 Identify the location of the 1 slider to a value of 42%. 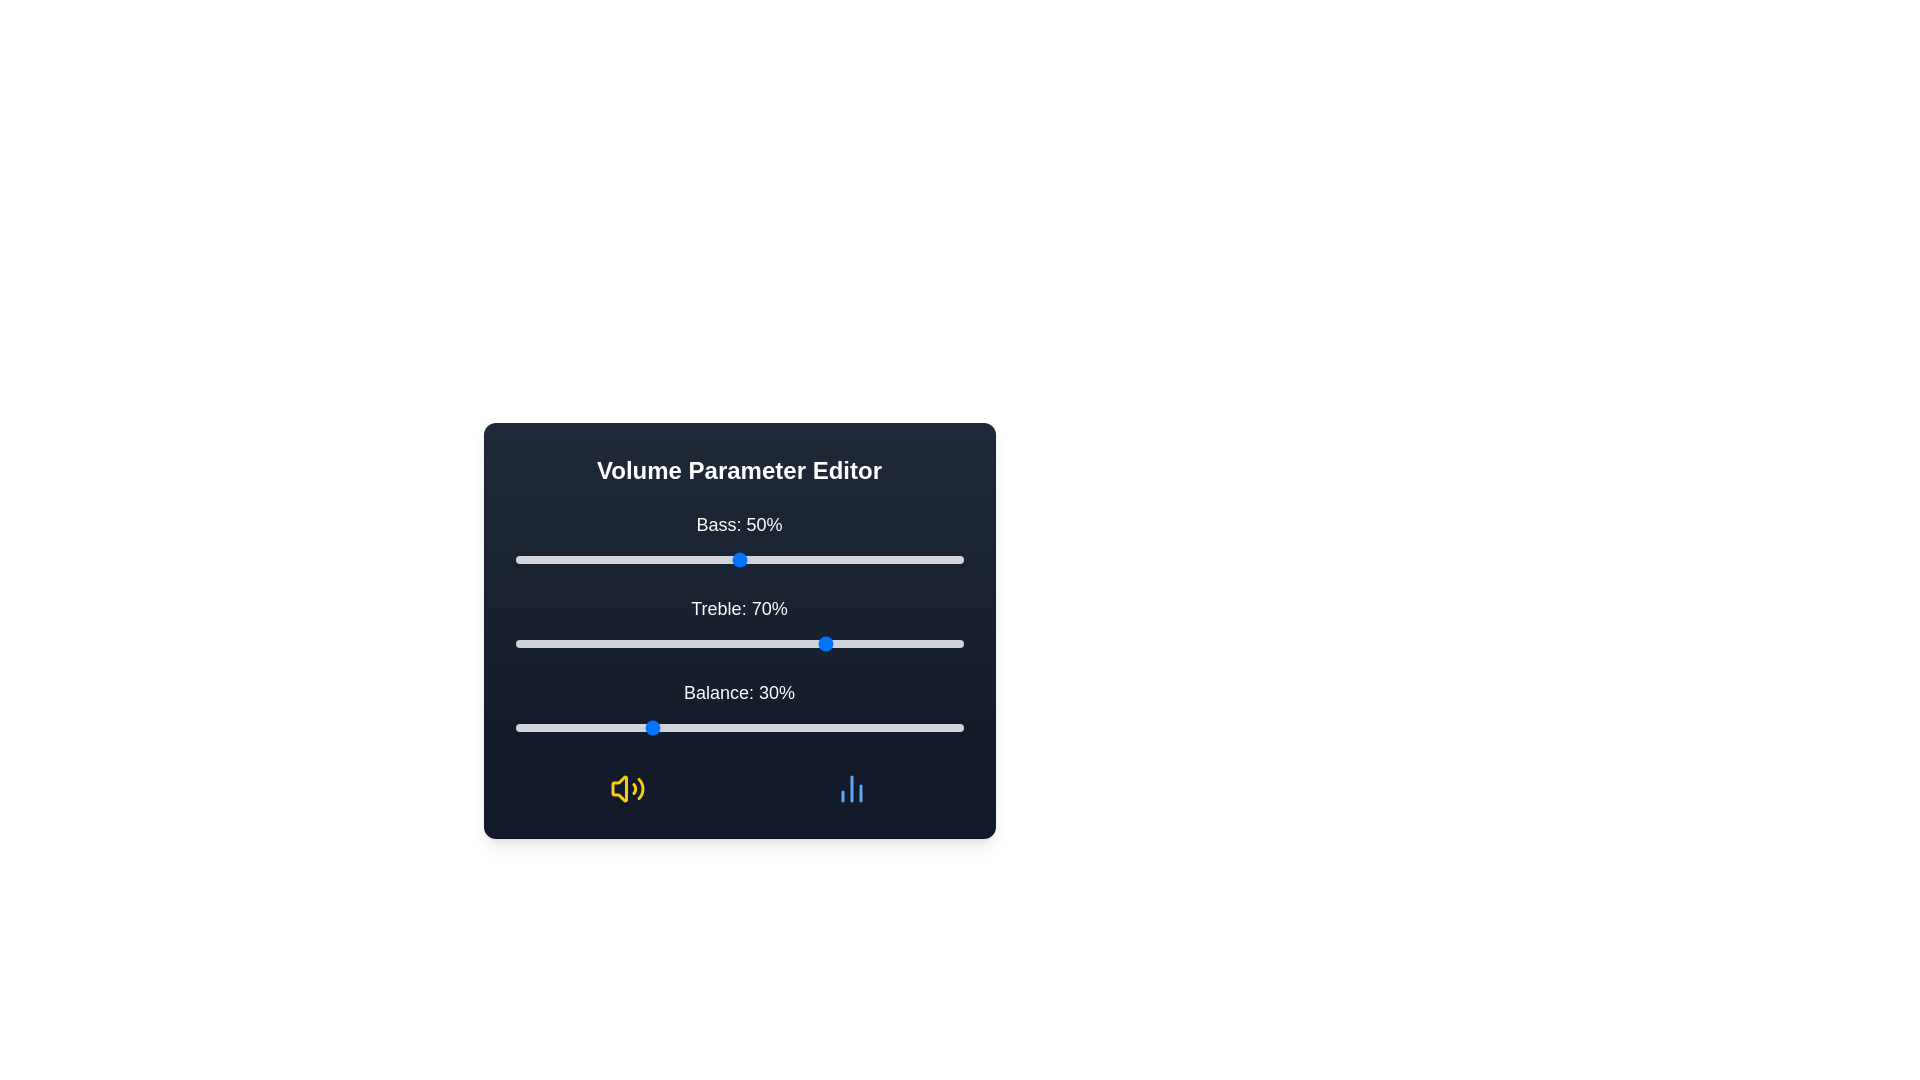
(703, 644).